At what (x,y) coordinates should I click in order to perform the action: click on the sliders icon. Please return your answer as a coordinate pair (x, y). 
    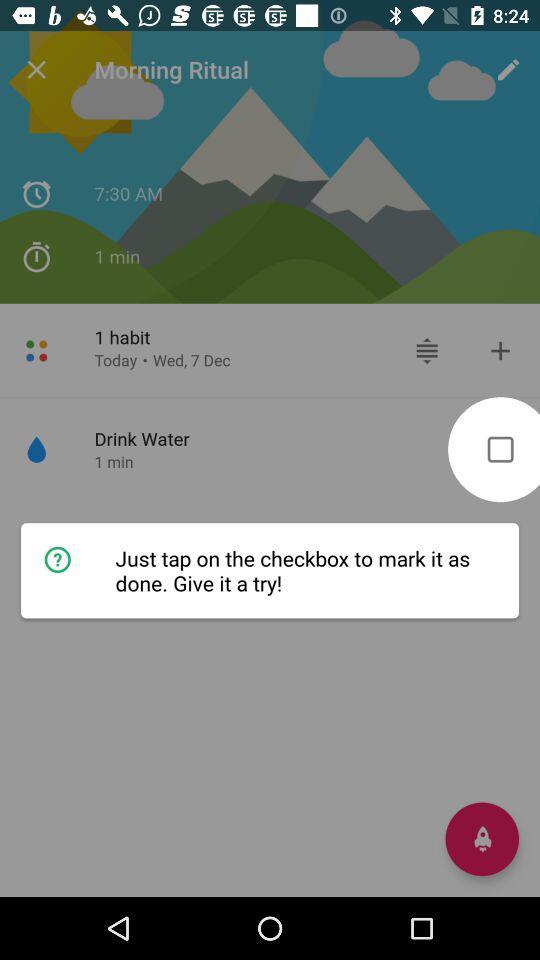
    Looking at the image, I should click on (426, 350).